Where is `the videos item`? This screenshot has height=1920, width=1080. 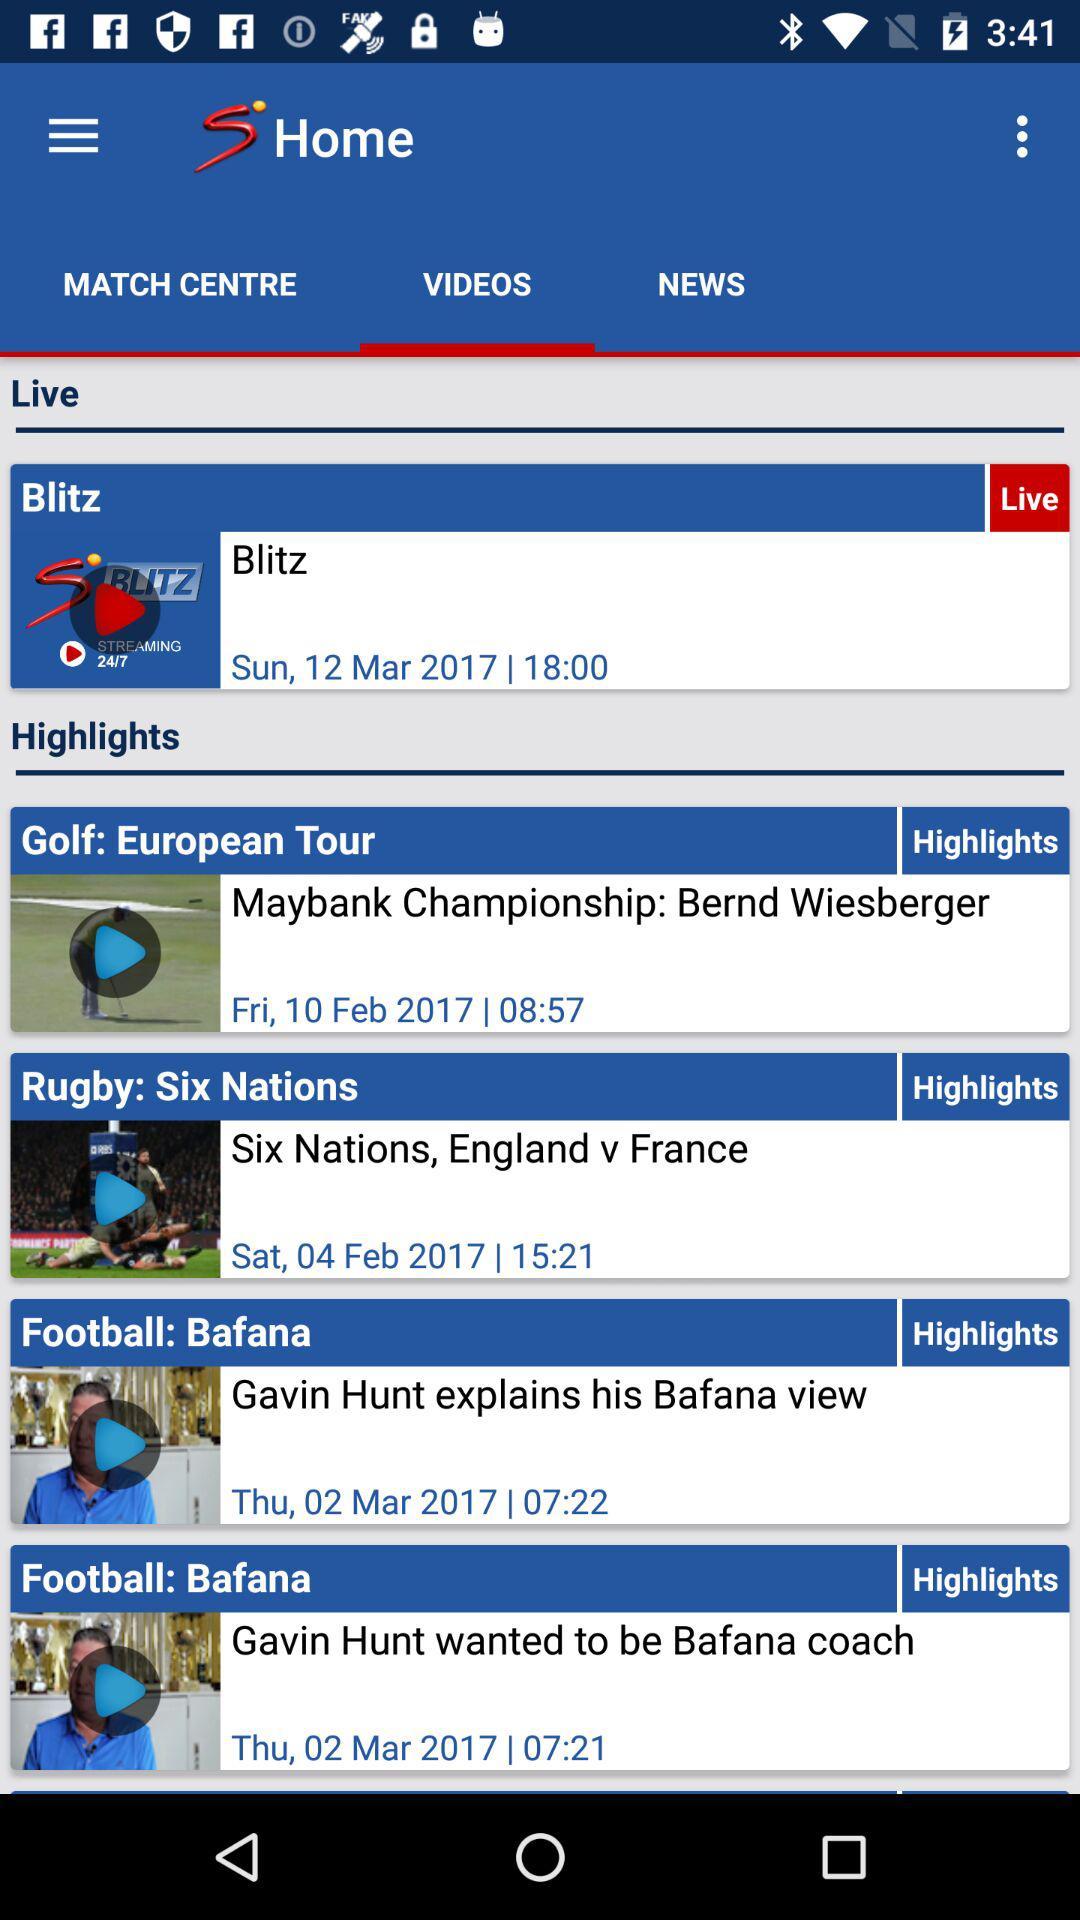
the videos item is located at coordinates (477, 282).